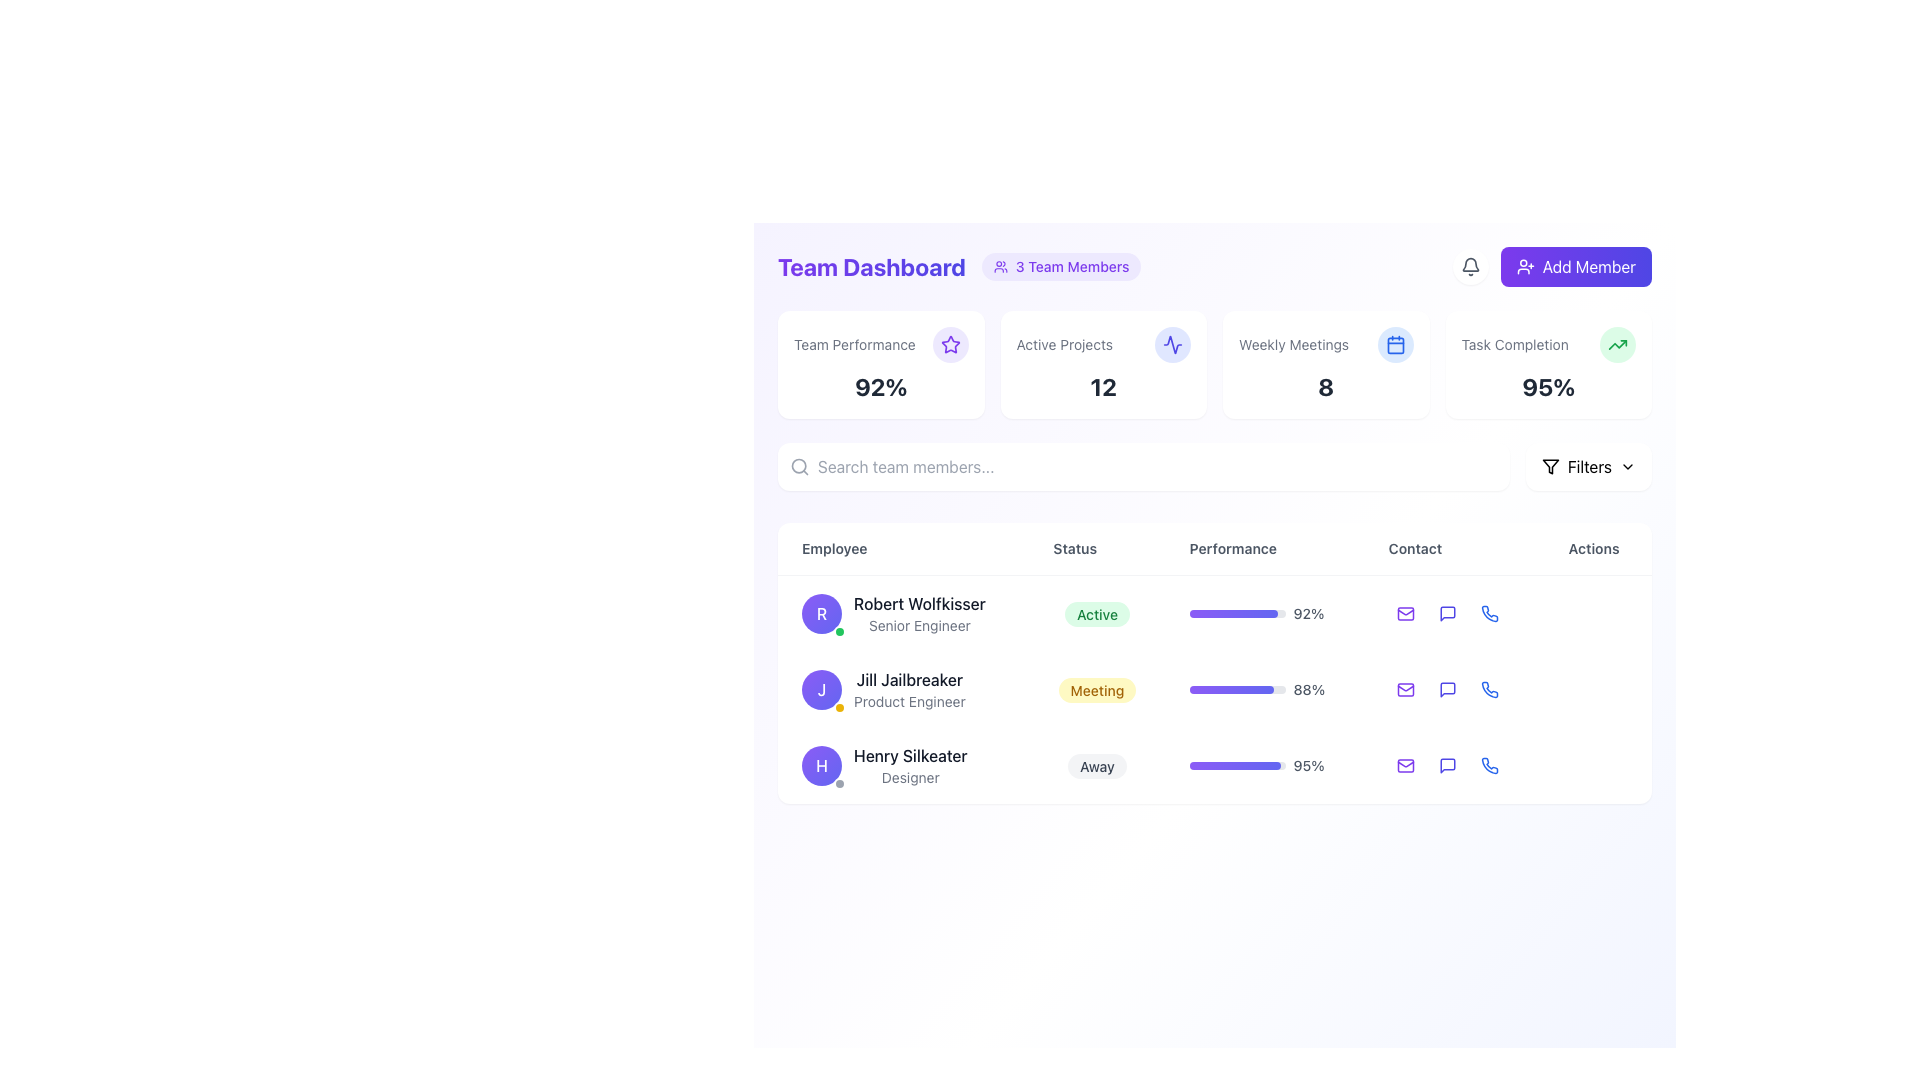 This screenshot has width=1920, height=1080. What do you see at coordinates (908, 701) in the screenshot?
I see `the static text label that describes the job title of 'Jill Jailbreaker', which is located directly below her name in the team members list` at bounding box center [908, 701].